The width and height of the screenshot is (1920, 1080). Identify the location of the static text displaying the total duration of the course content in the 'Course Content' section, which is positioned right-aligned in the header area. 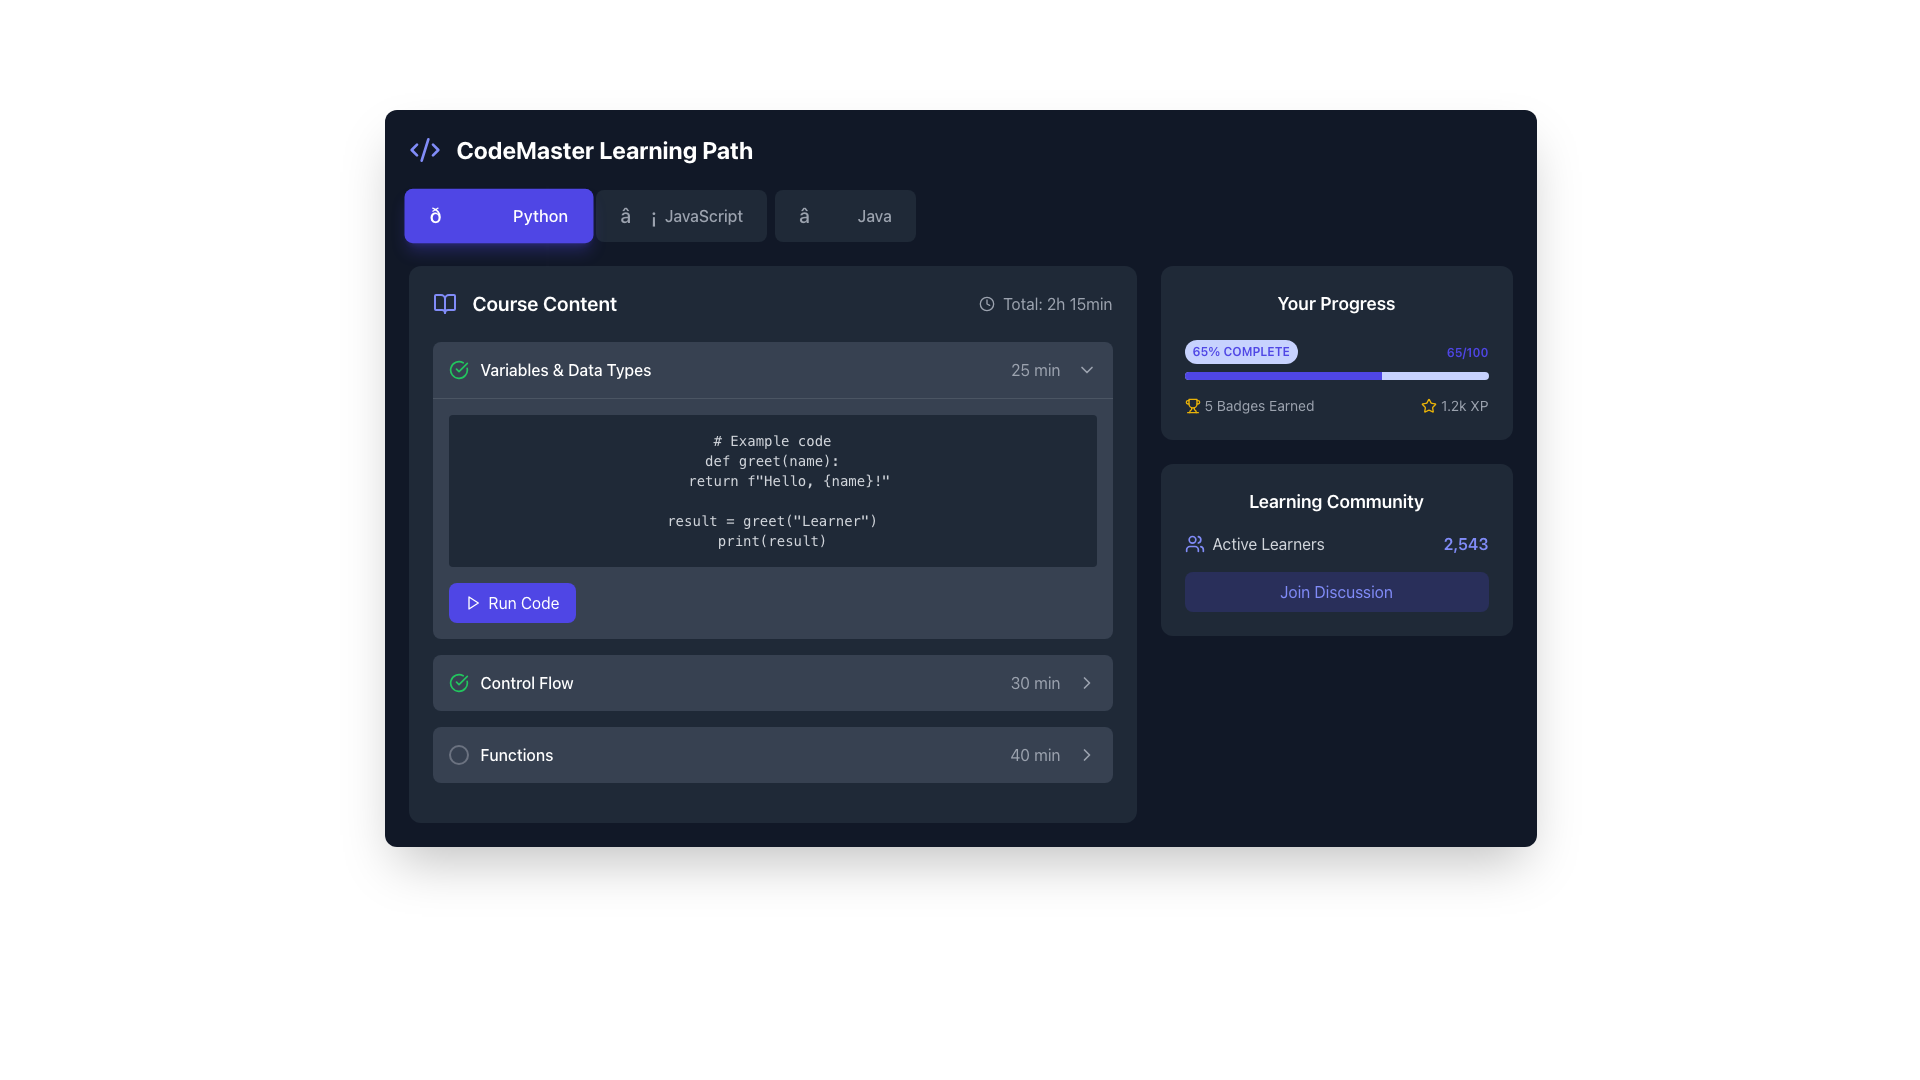
(1044, 304).